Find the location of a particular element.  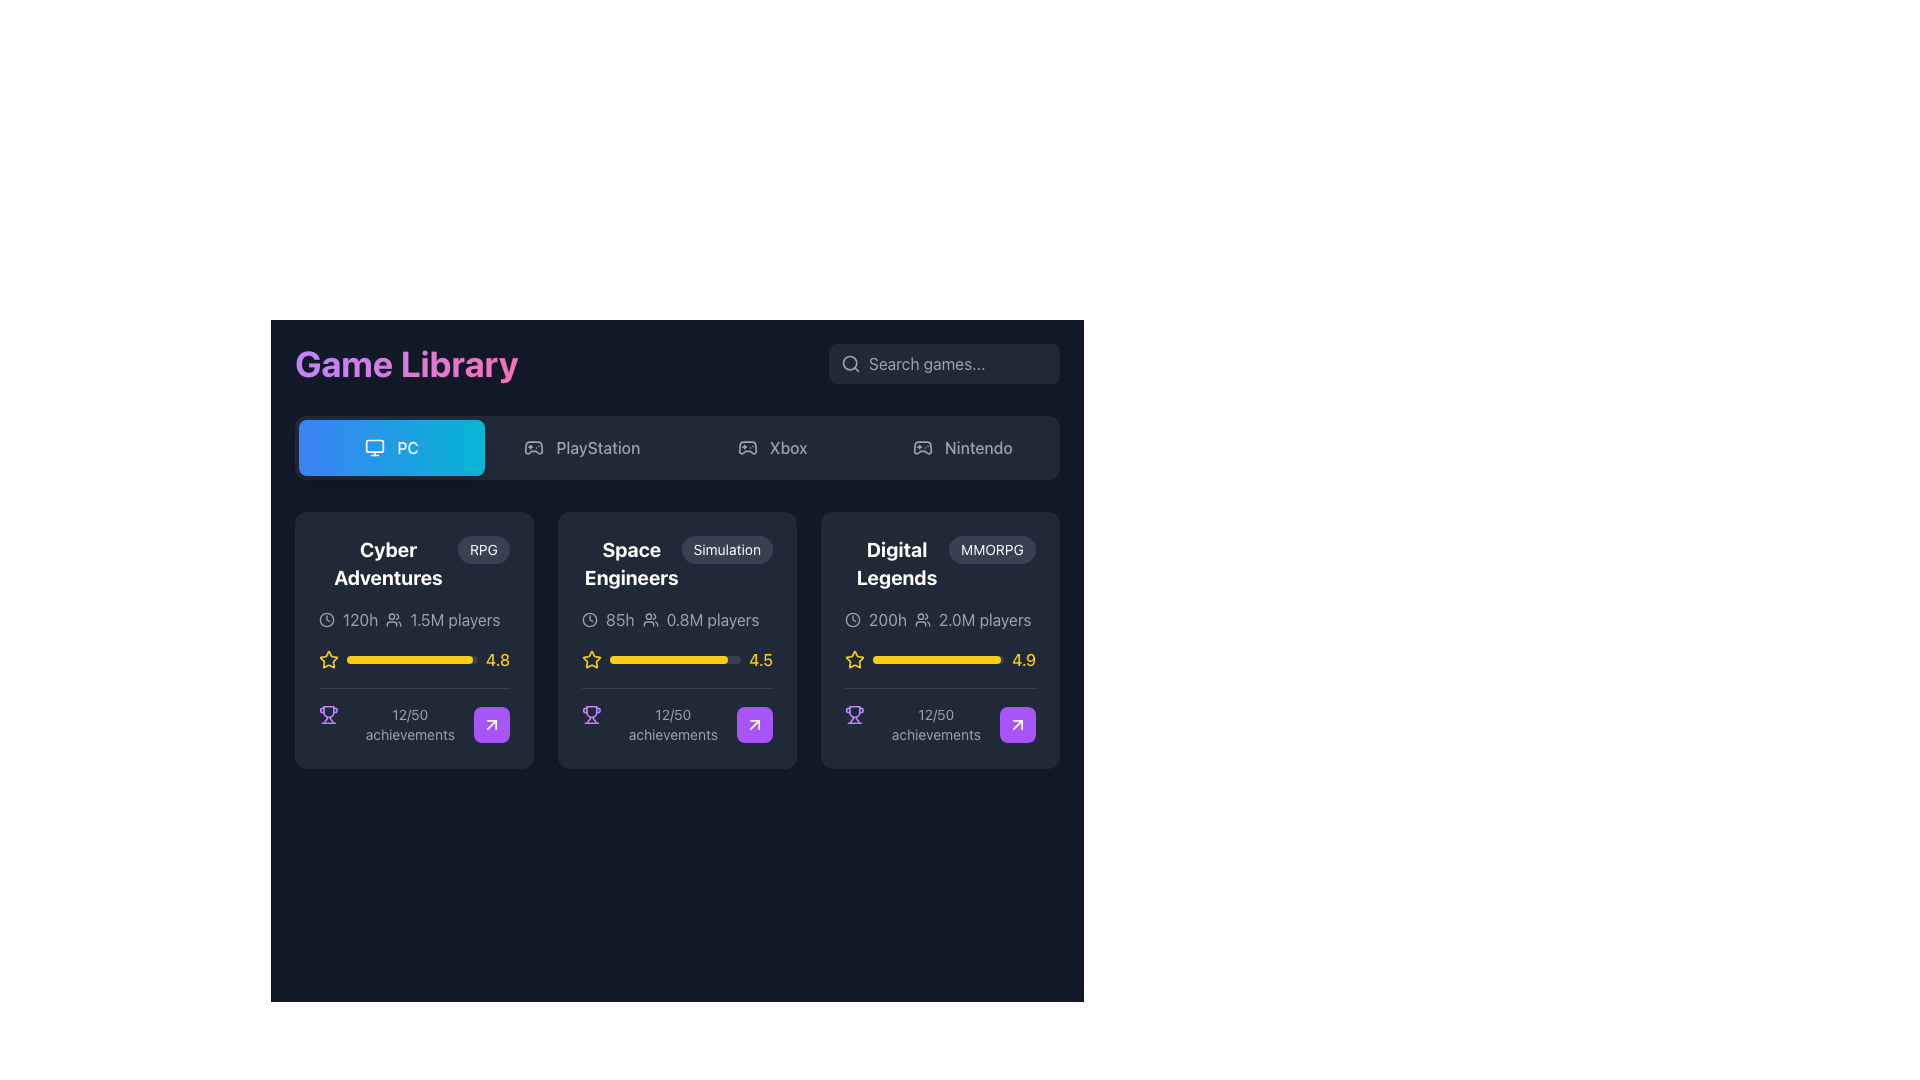

the rating icon located to the left of the text displaying '4.5' in the 'Space Engineers' section is located at coordinates (590, 659).